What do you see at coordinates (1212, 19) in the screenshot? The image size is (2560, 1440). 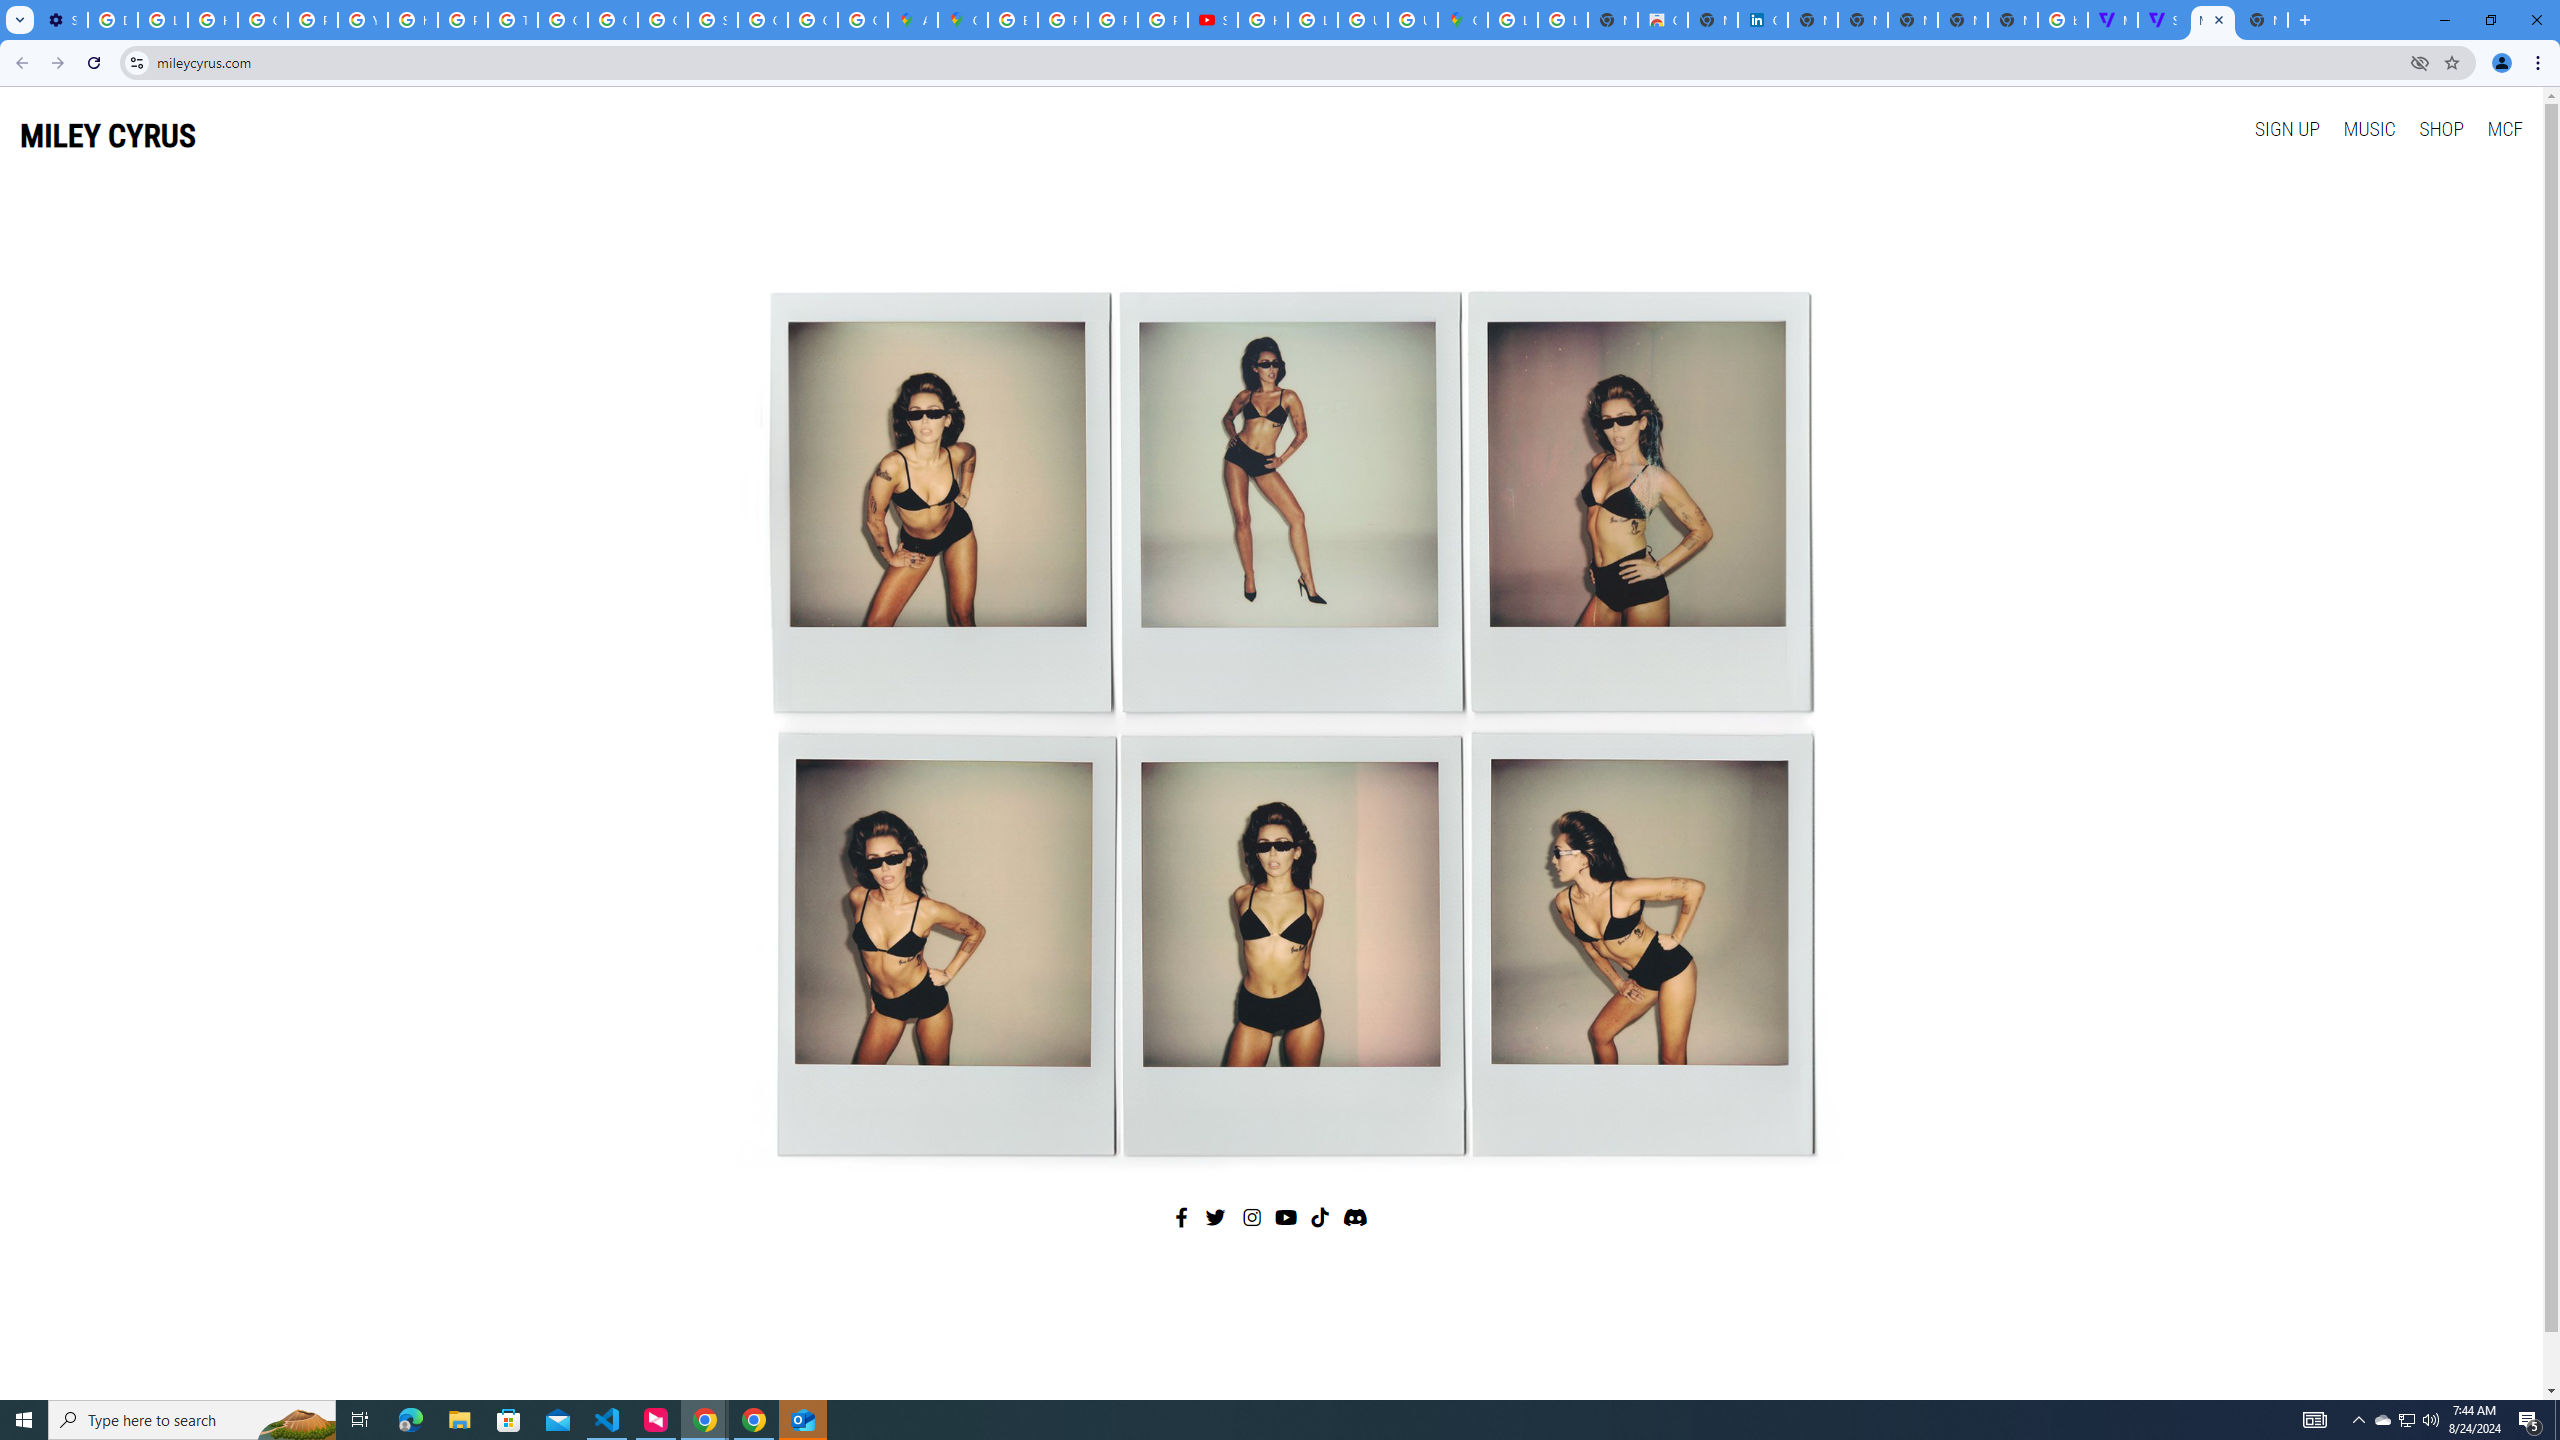 I see `'Subscriptions - YouTube'` at bounding box center [1212, 19].